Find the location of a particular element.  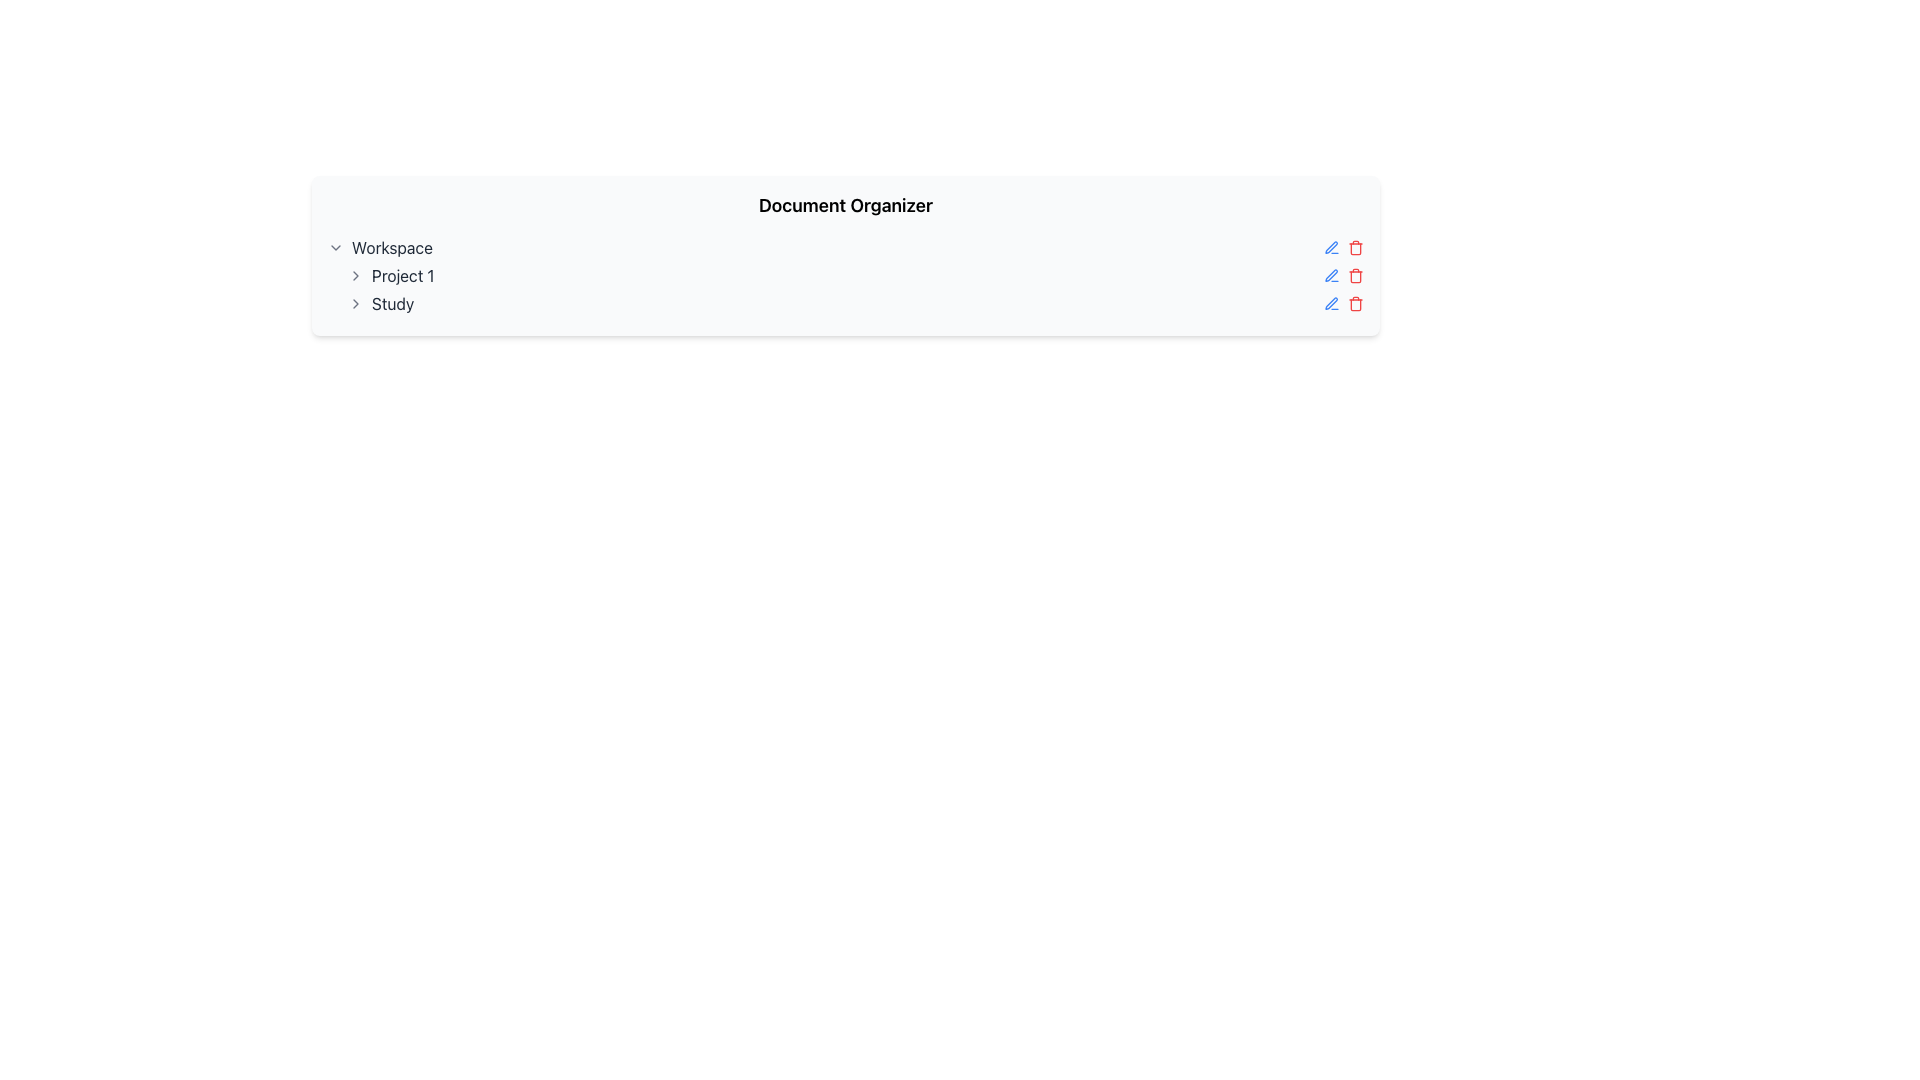

the trash bin icon button is located at coordinates (1356, 276).